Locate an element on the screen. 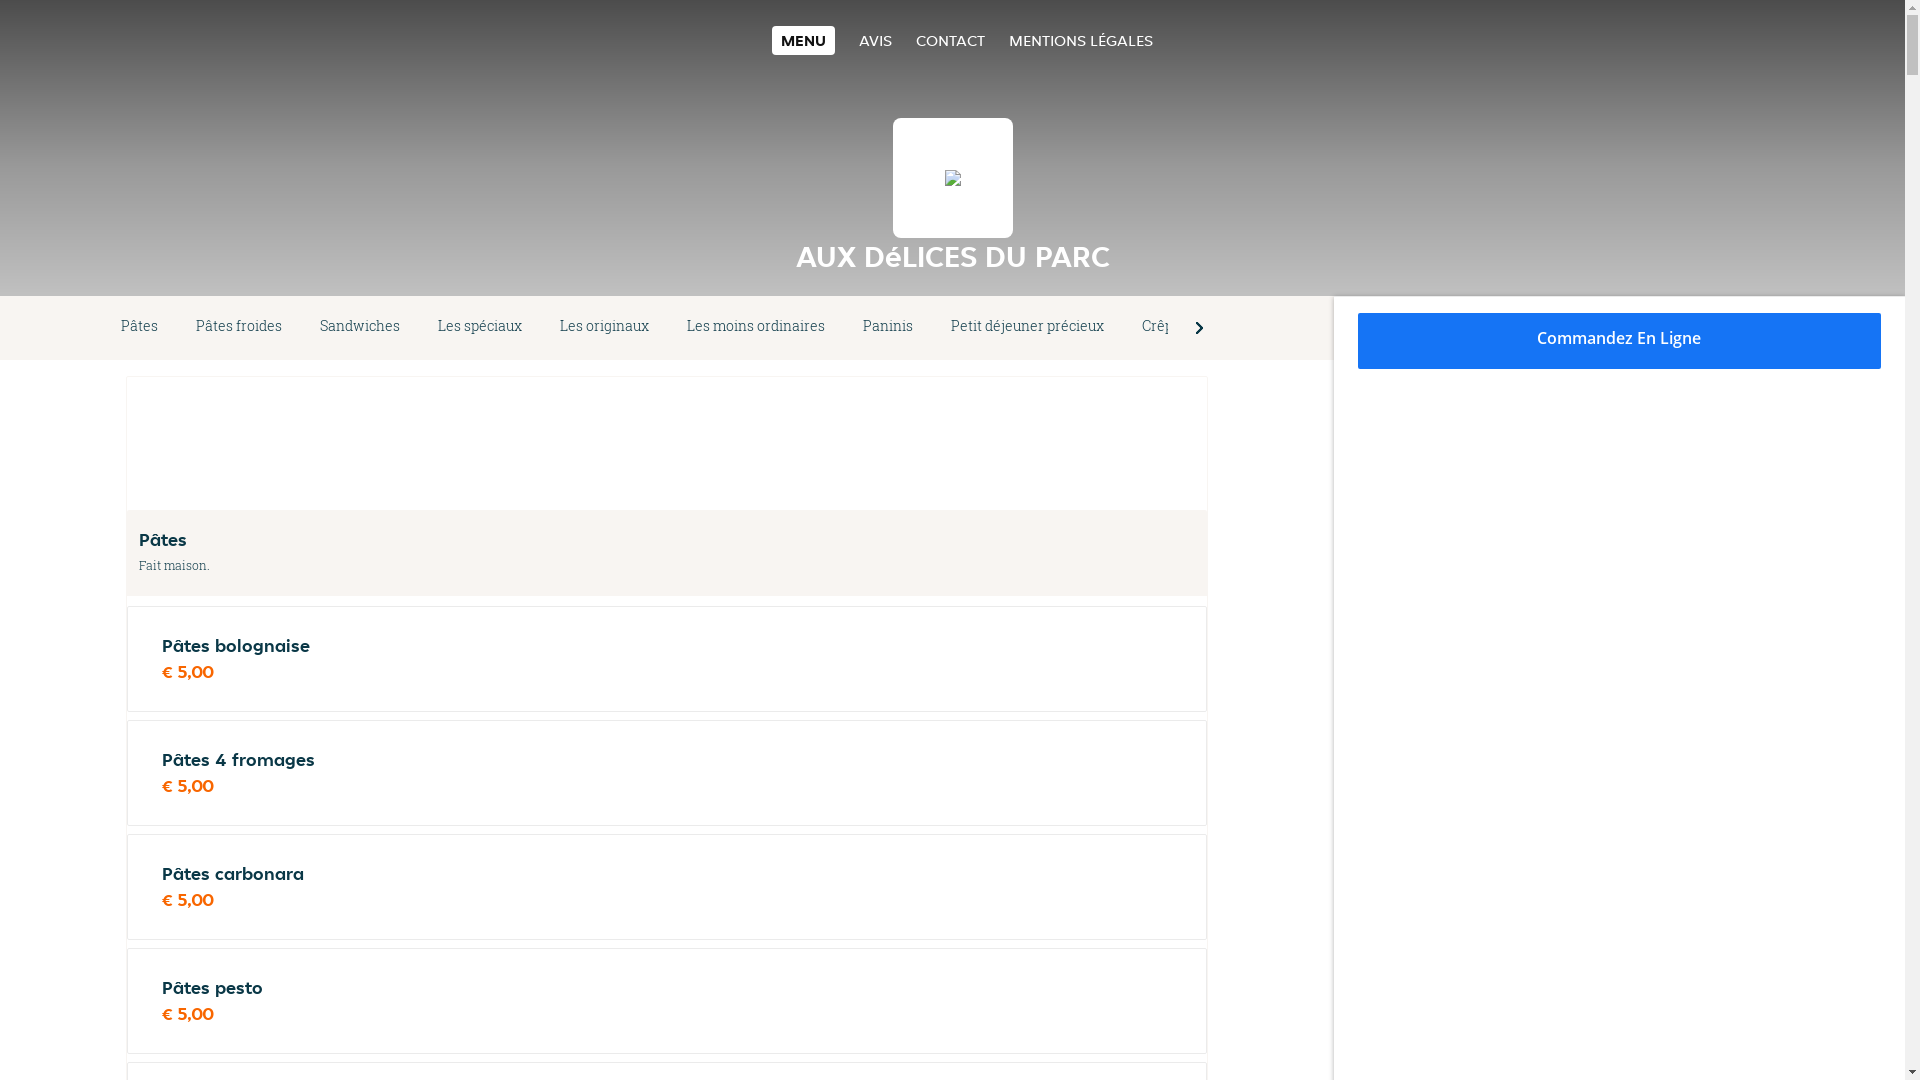 This screenshot has height=1080, width=1920. 'CONTACT' is located at coordinates (949, 40).